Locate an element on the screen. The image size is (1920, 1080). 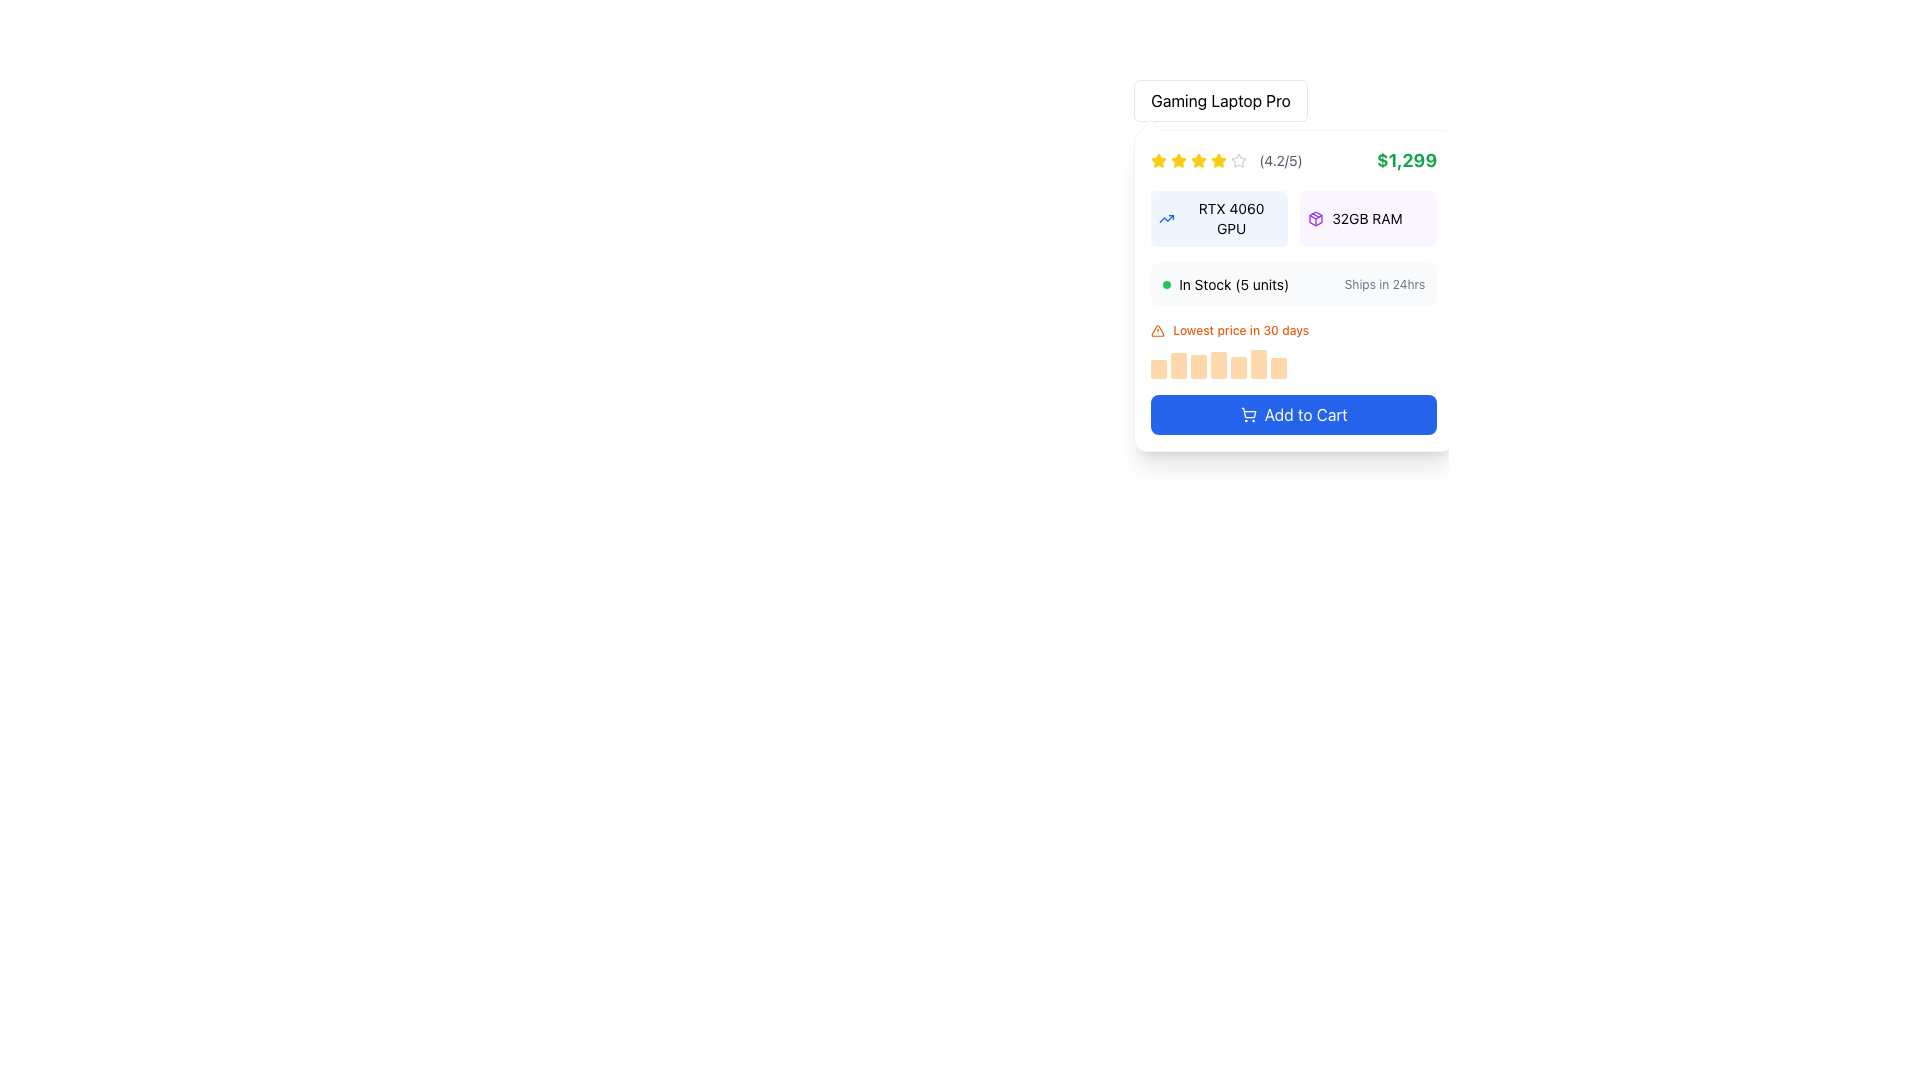
the sixth vertical bar of the bar chart, which represents a data point related to pricing history, located below the 'Lowest price in 30 days' label is located at coordinates (1258, 364).